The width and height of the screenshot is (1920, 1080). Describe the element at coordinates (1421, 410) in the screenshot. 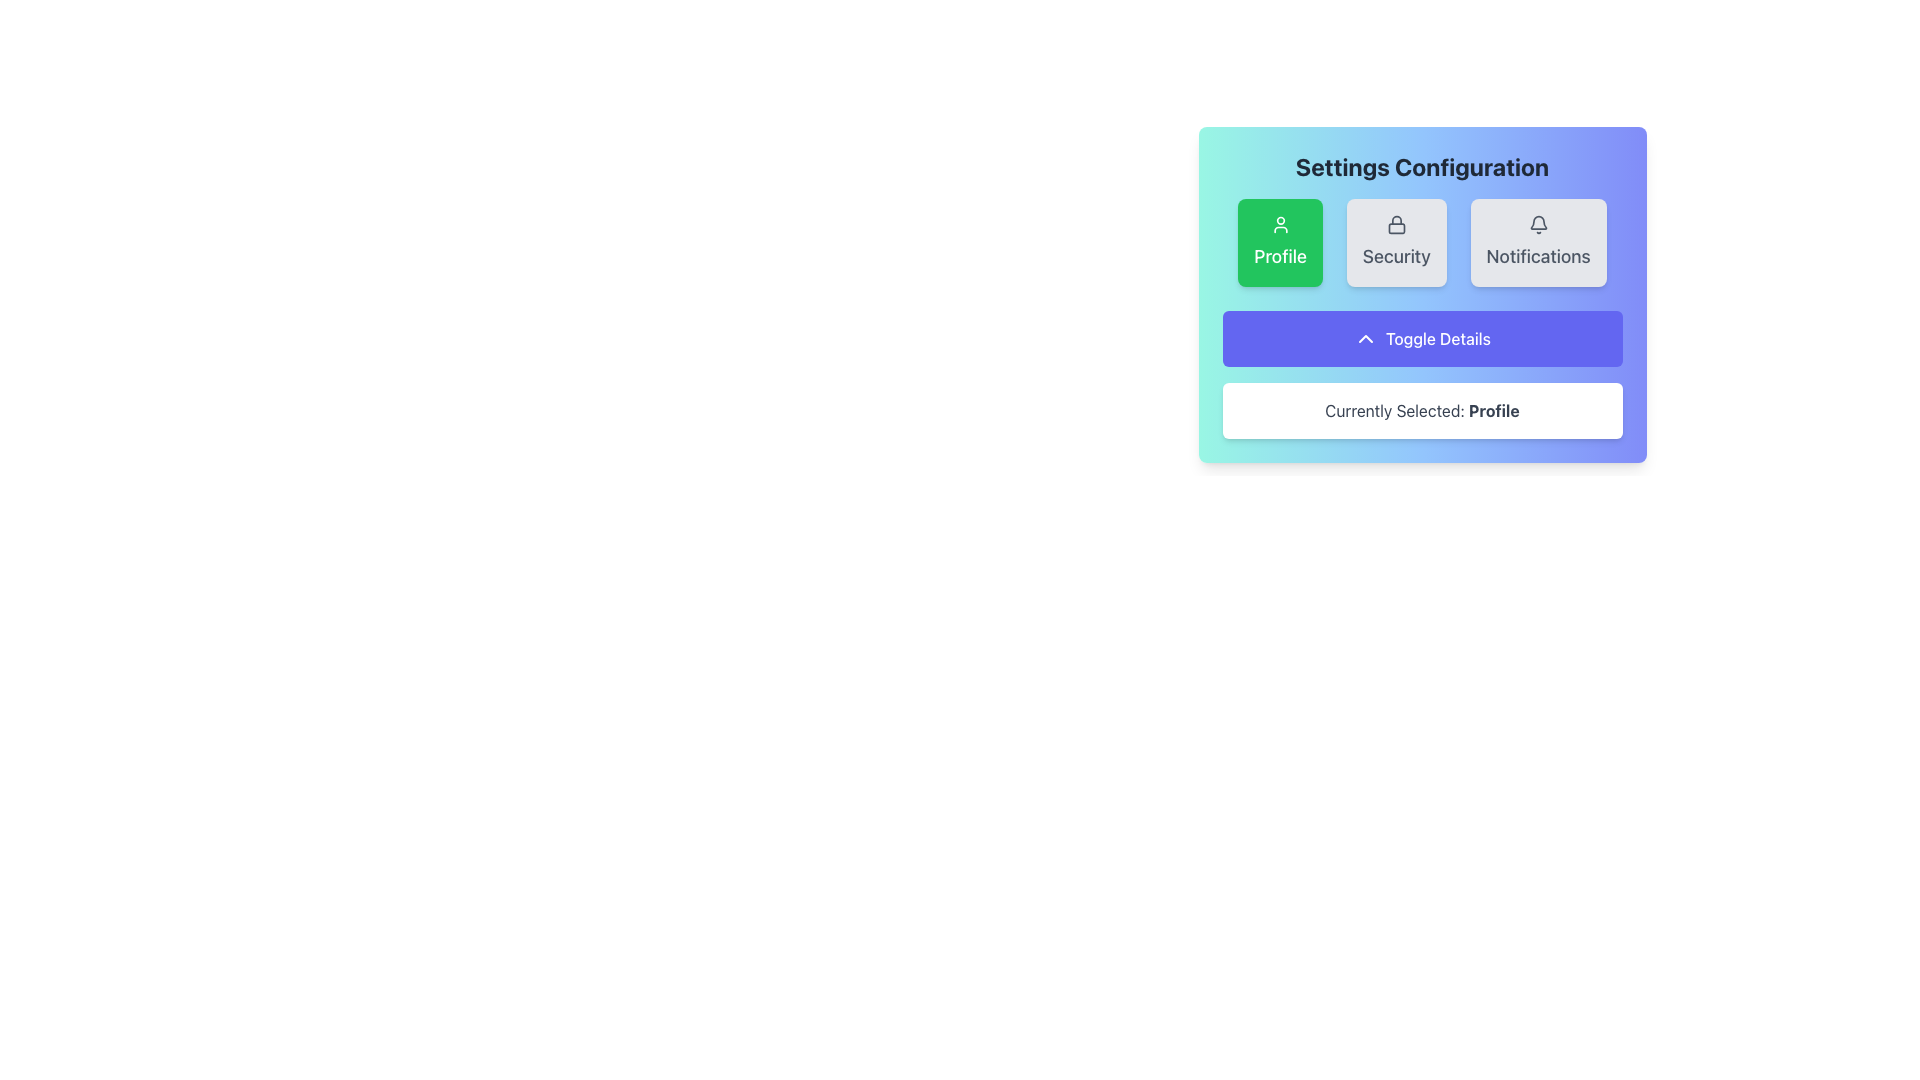

I see `the Informational Label indicating the currently selected item 'Profile', located beneath the 'Toggle Details' button` at that location.